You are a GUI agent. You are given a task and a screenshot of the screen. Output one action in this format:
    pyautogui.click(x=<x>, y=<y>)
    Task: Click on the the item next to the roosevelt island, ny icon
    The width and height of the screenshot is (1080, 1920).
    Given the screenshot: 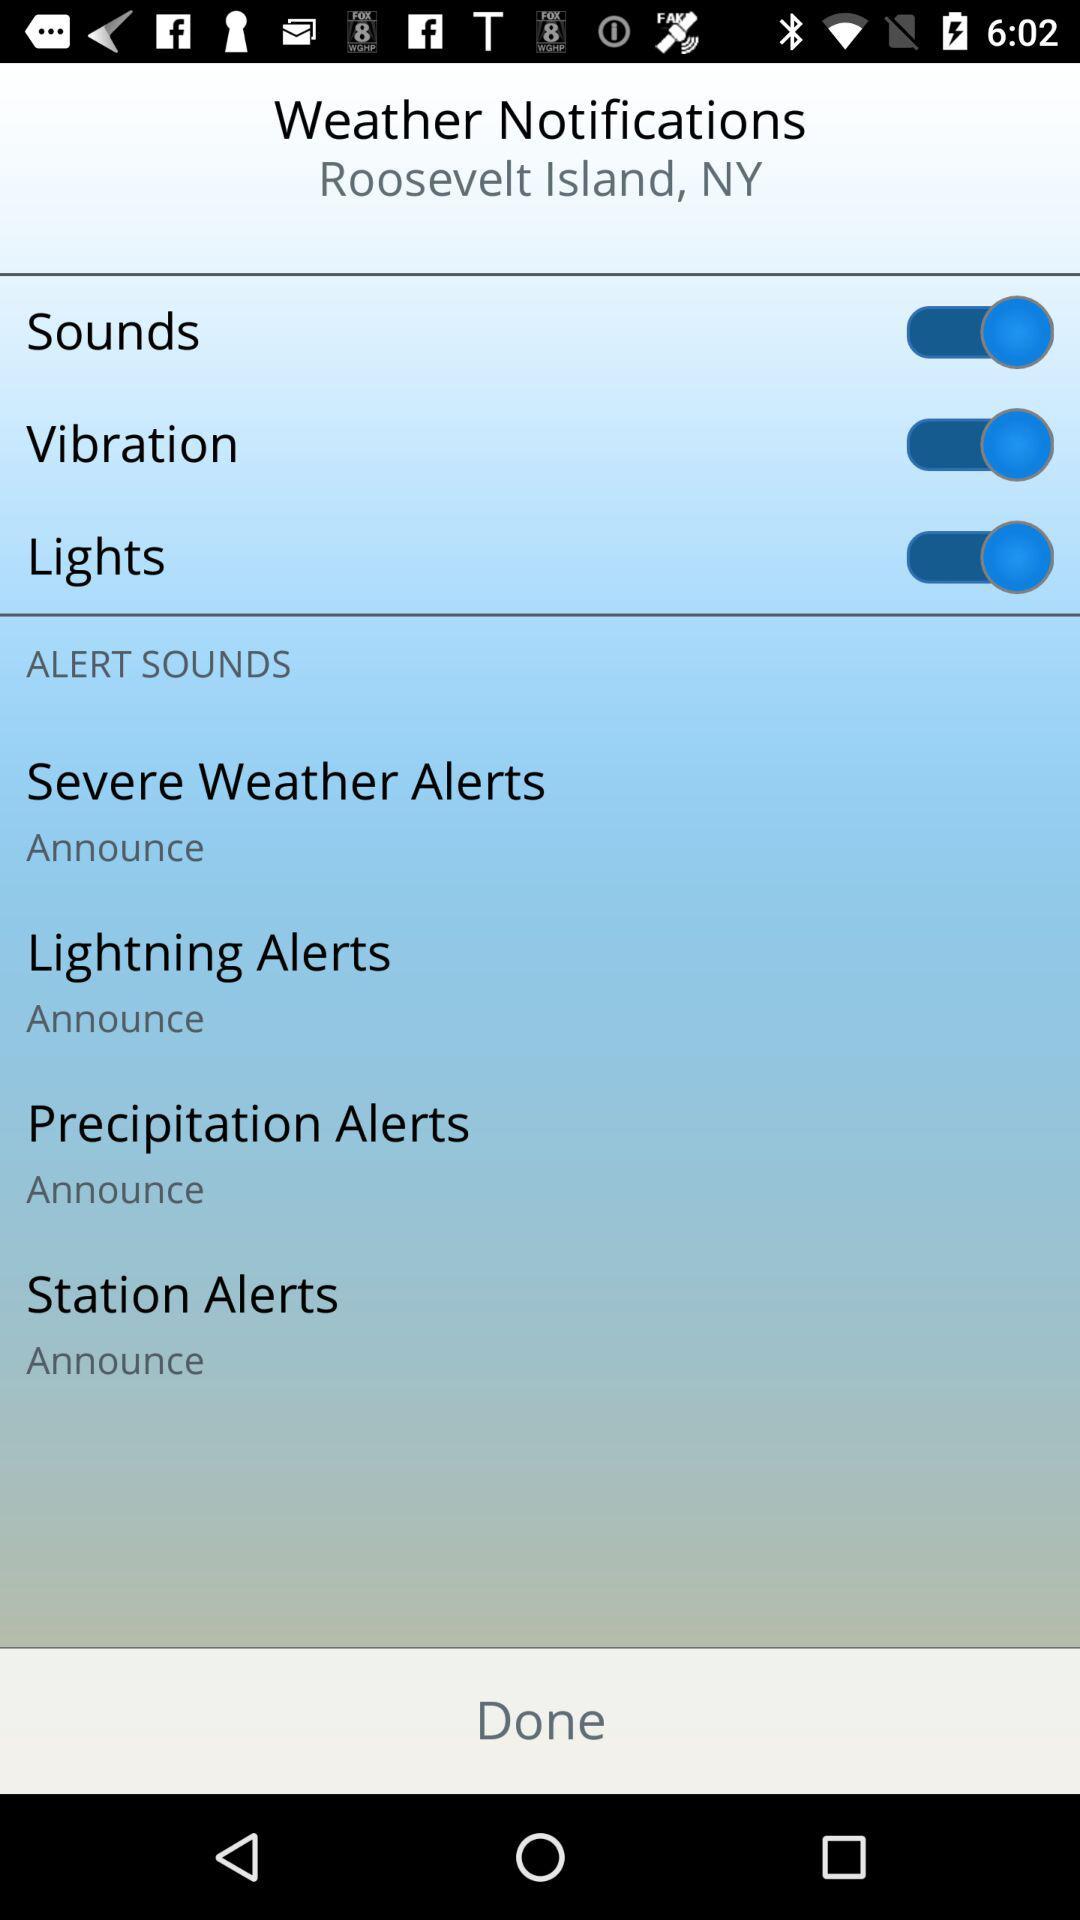 What is the action you would take?
    pyautogui.click(x=131, y=240)
    